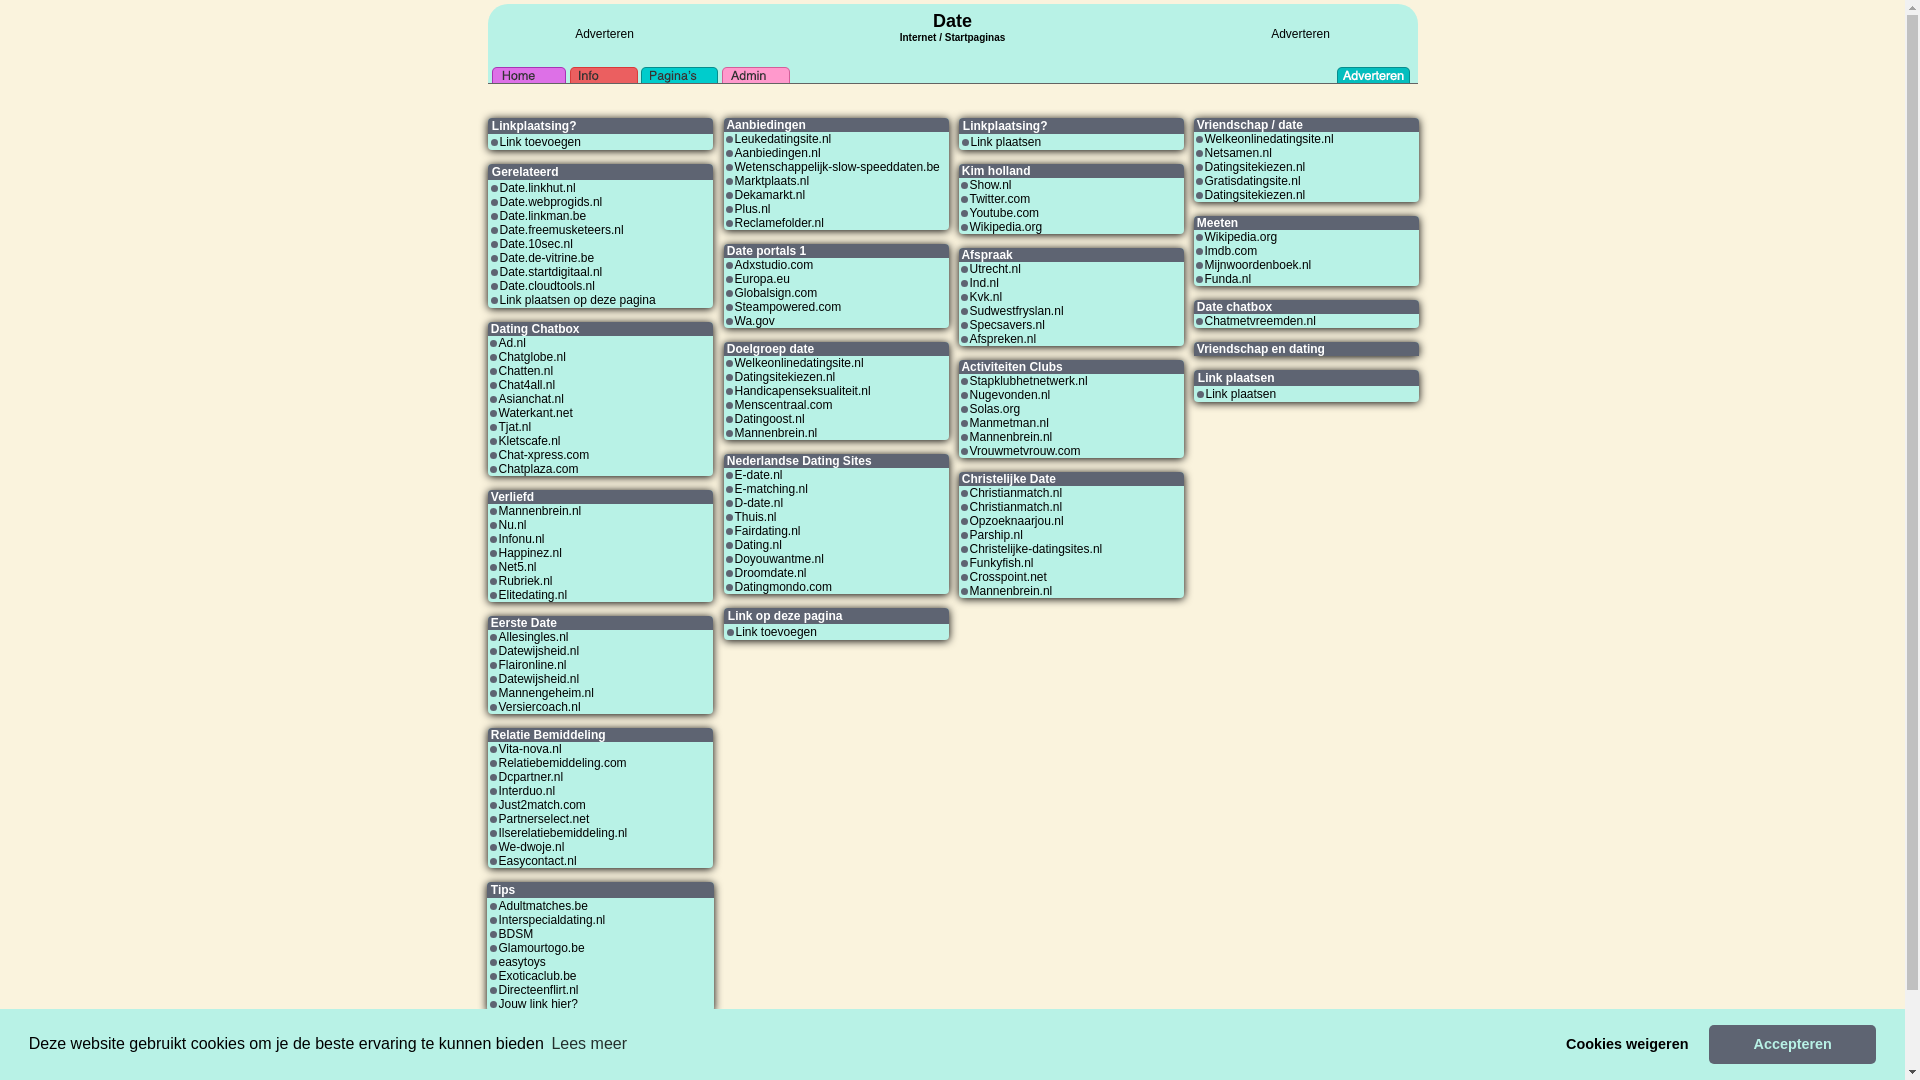 The image size is (1920, 1080). I want to click on 'Gratisdatingsite.nl', so click(1251, 181).